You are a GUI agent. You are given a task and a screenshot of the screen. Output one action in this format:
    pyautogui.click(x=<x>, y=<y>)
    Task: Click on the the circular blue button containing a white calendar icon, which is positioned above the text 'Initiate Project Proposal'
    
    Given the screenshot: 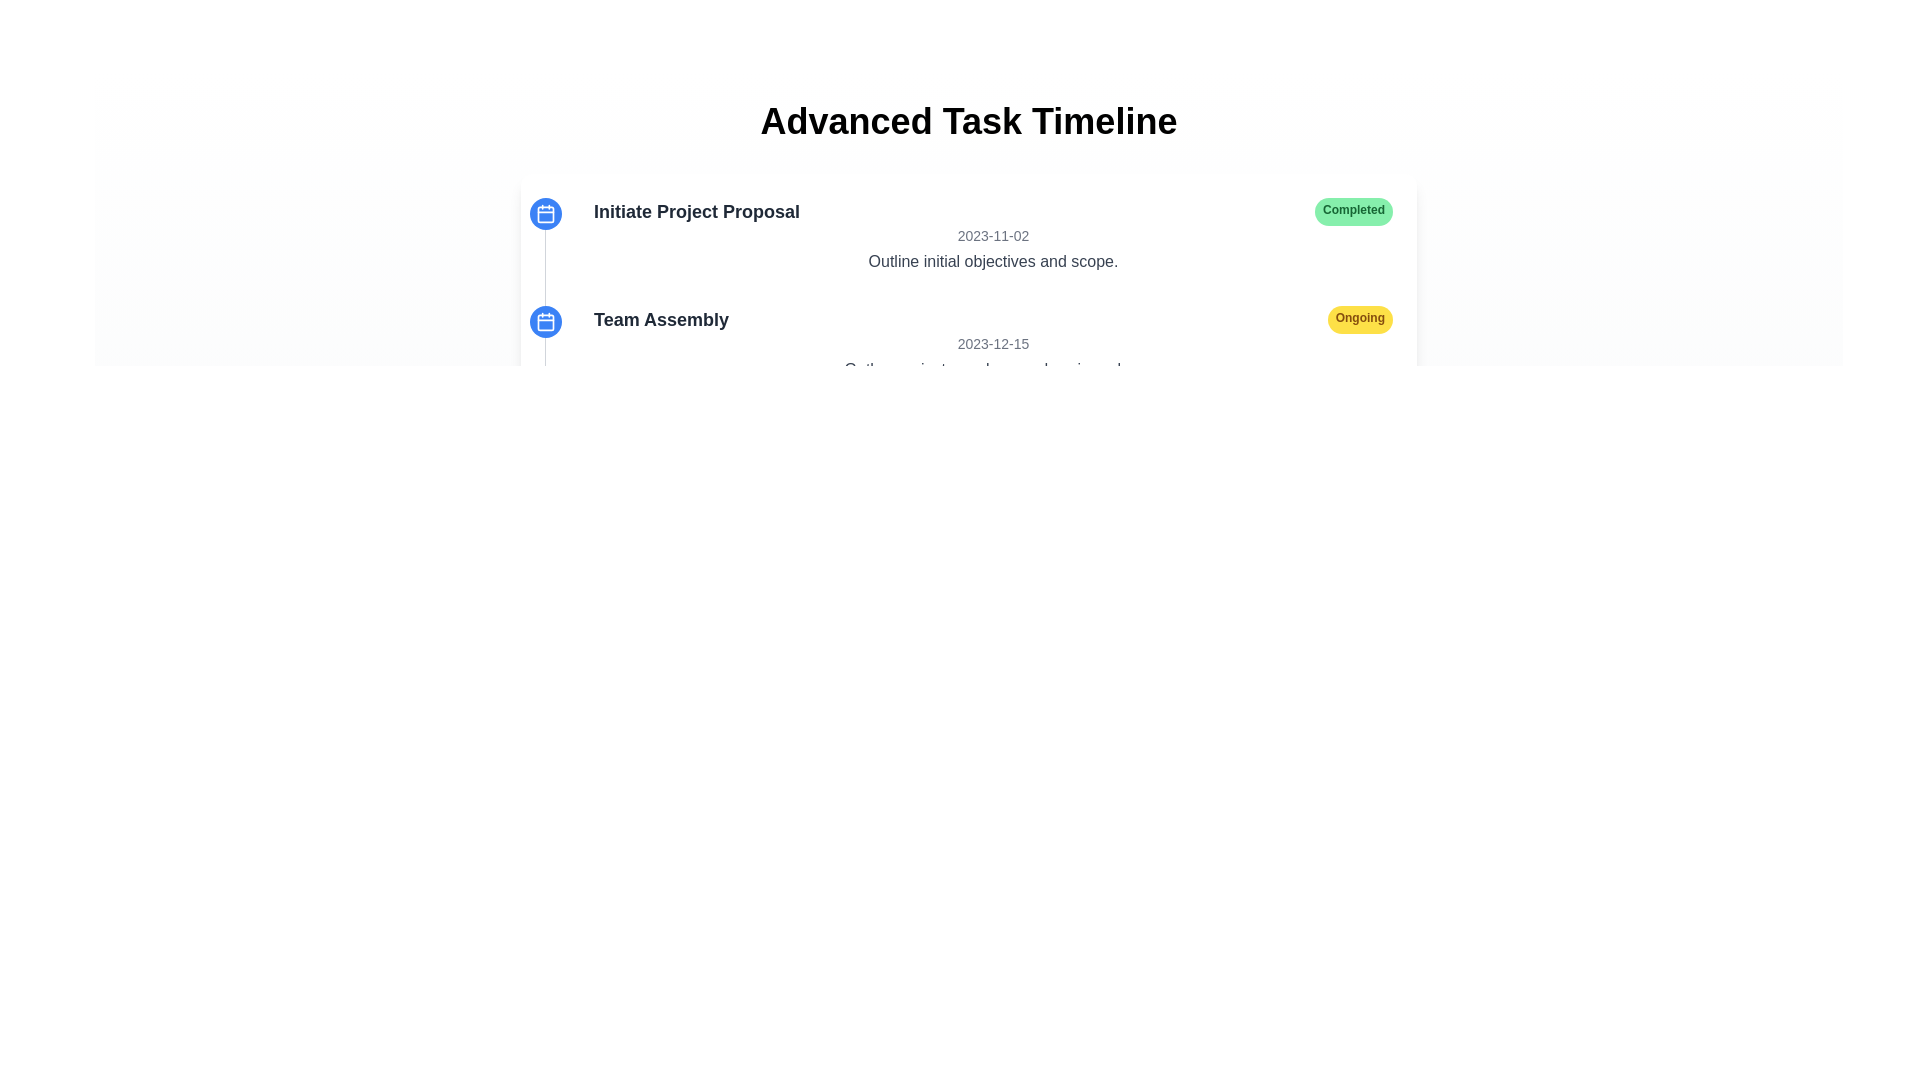 What is the action you would take?
    pyautogui.click(x=546, y=213)
    